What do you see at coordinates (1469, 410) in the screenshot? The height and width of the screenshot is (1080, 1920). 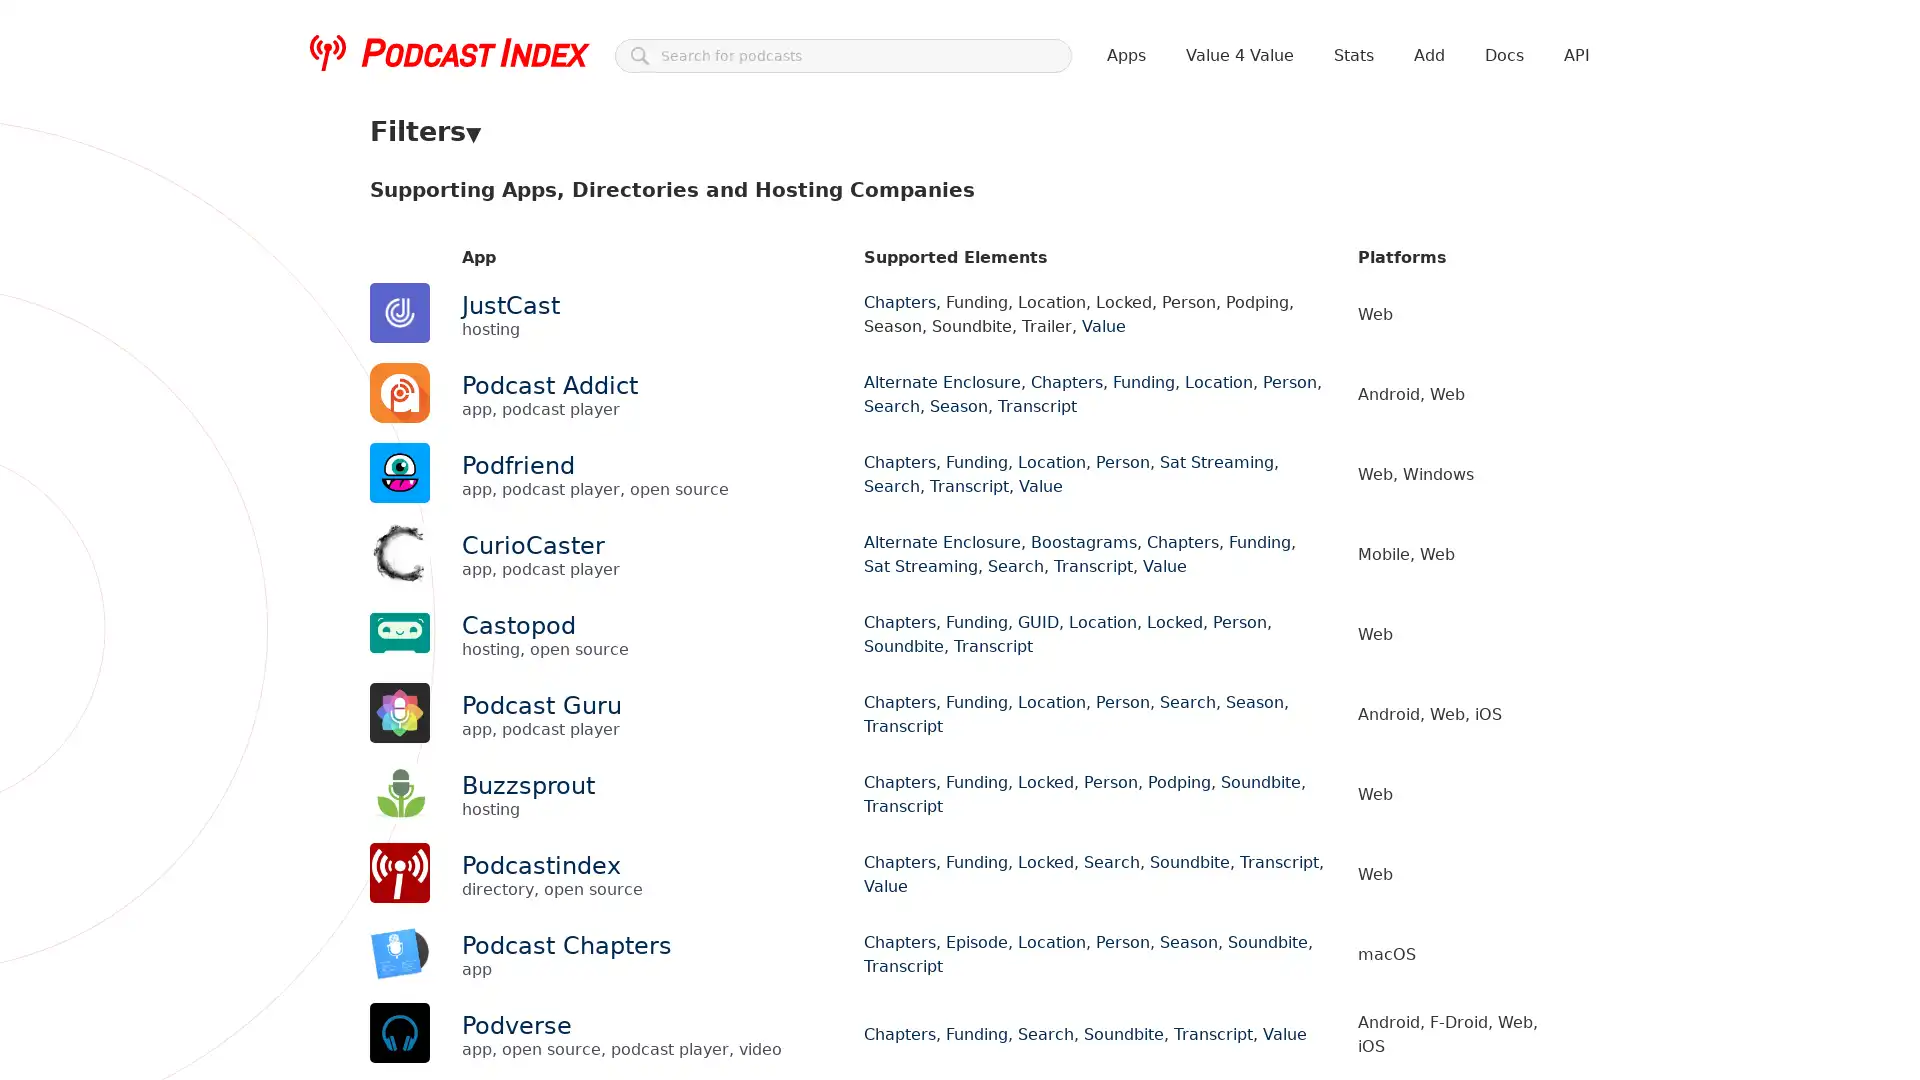 I see `Umbrel` at bounding box center [1469, 410].